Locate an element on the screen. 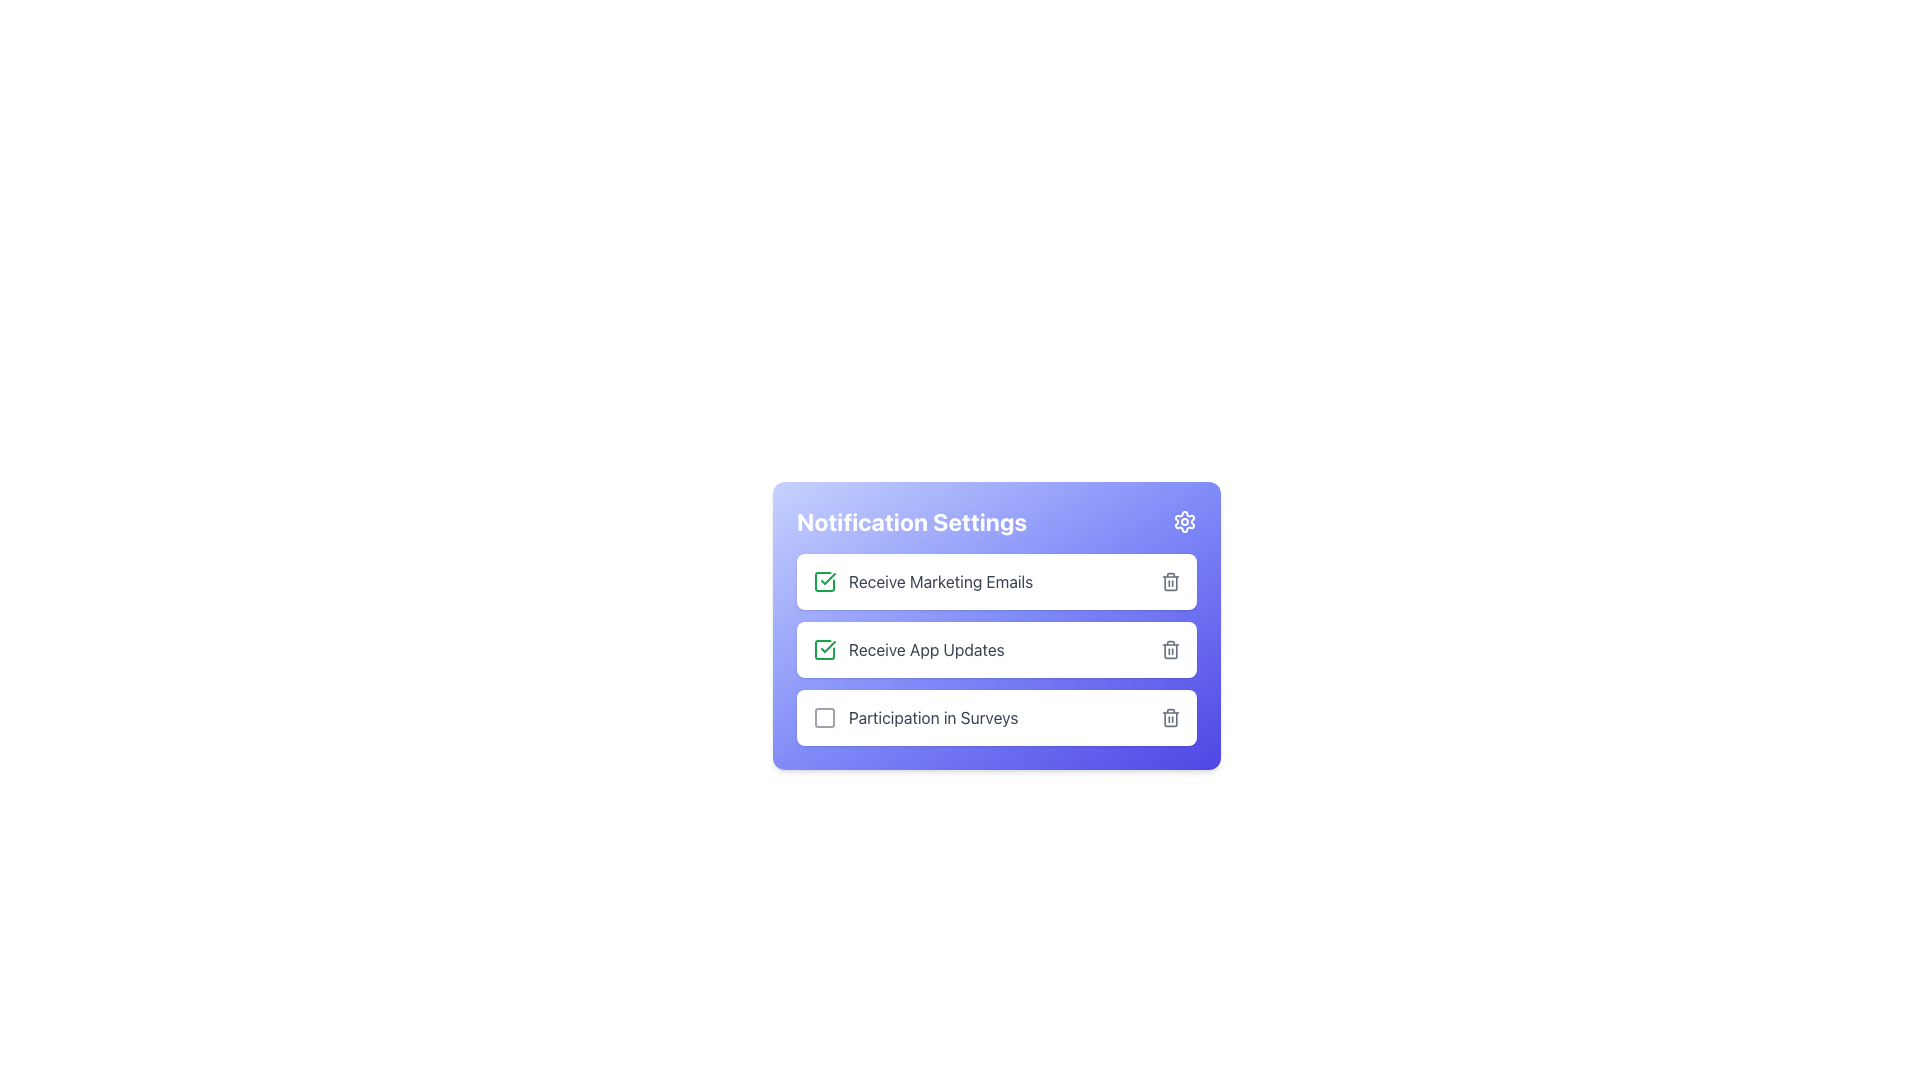 This screenshot has width=1920, height=1080. the label 'Receive Marketing Emails' of the active checkbox located on the left side of the first item in a vertical list of checkbox entries is located at coordinates (922, 582).